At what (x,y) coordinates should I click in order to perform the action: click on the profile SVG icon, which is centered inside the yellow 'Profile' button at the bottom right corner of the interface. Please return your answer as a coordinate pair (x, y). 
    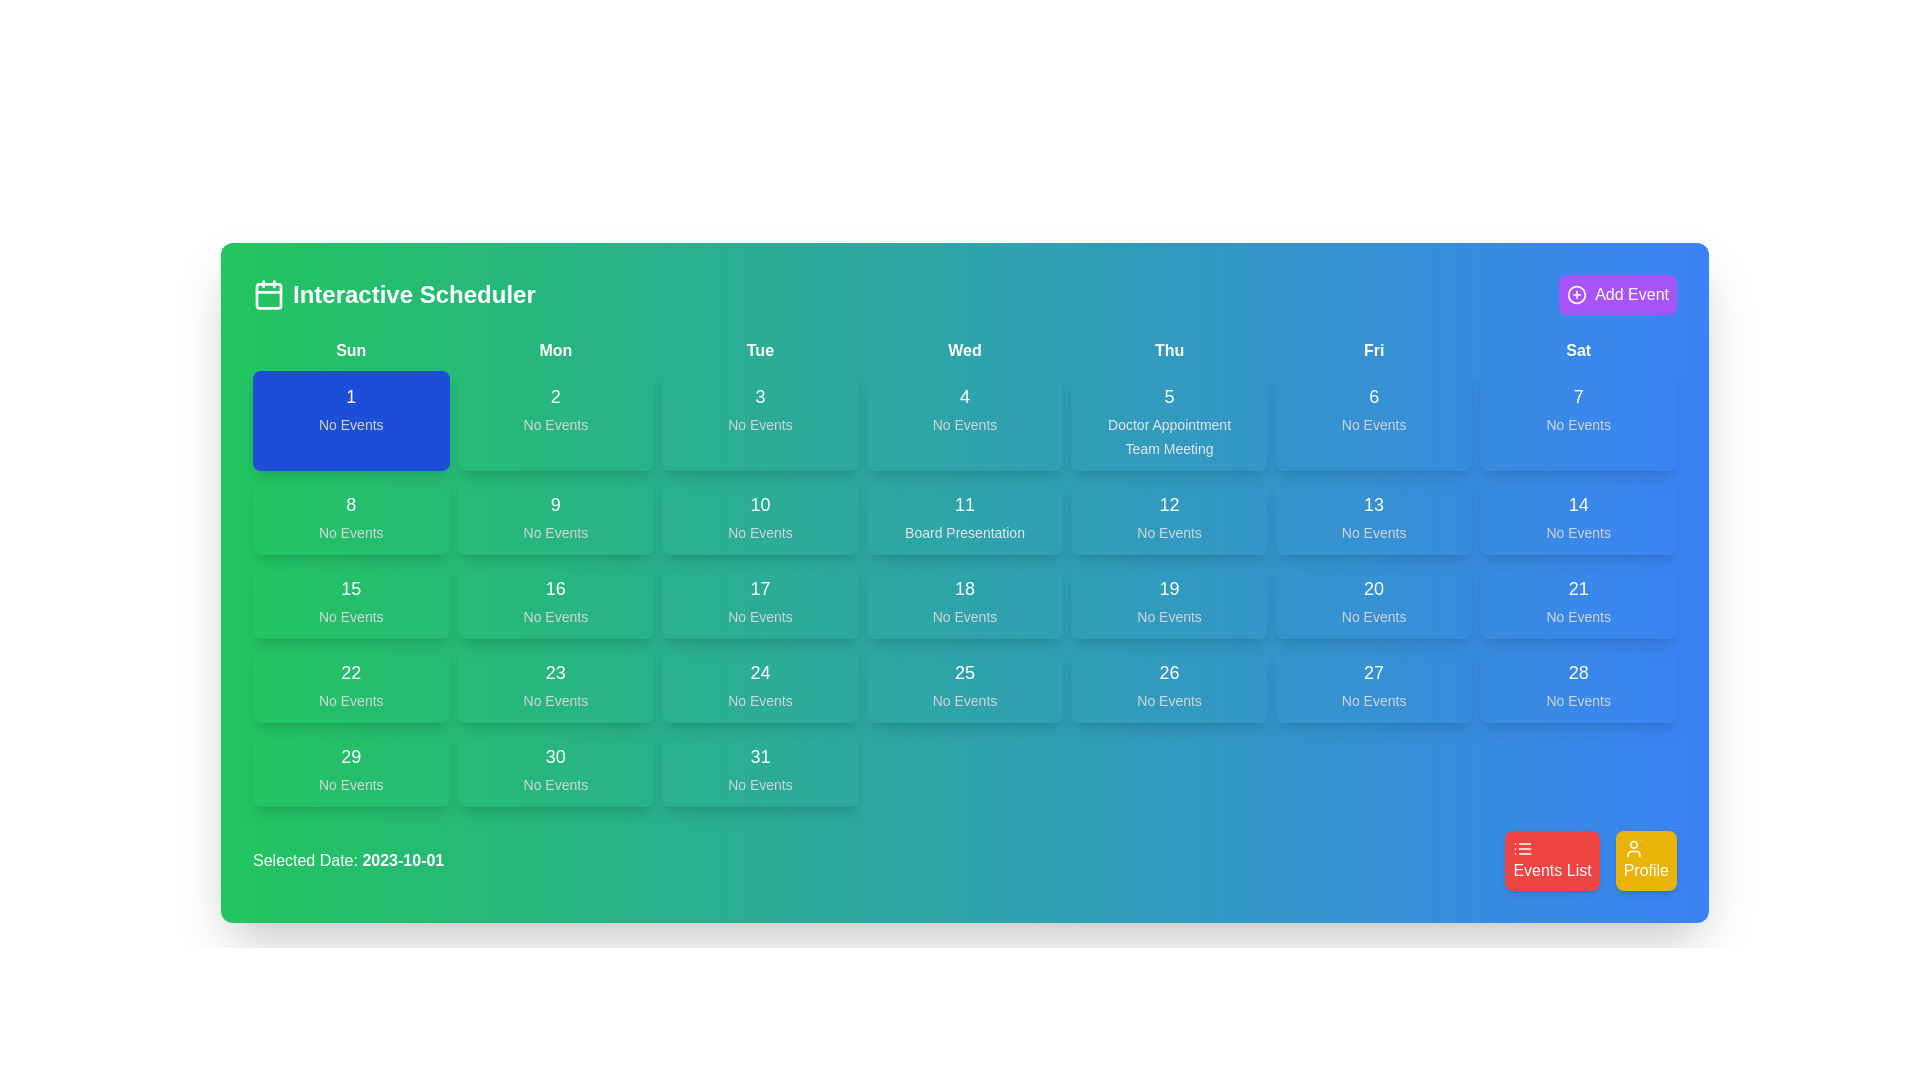
    Looking at the image, I should click on (1633, 848).